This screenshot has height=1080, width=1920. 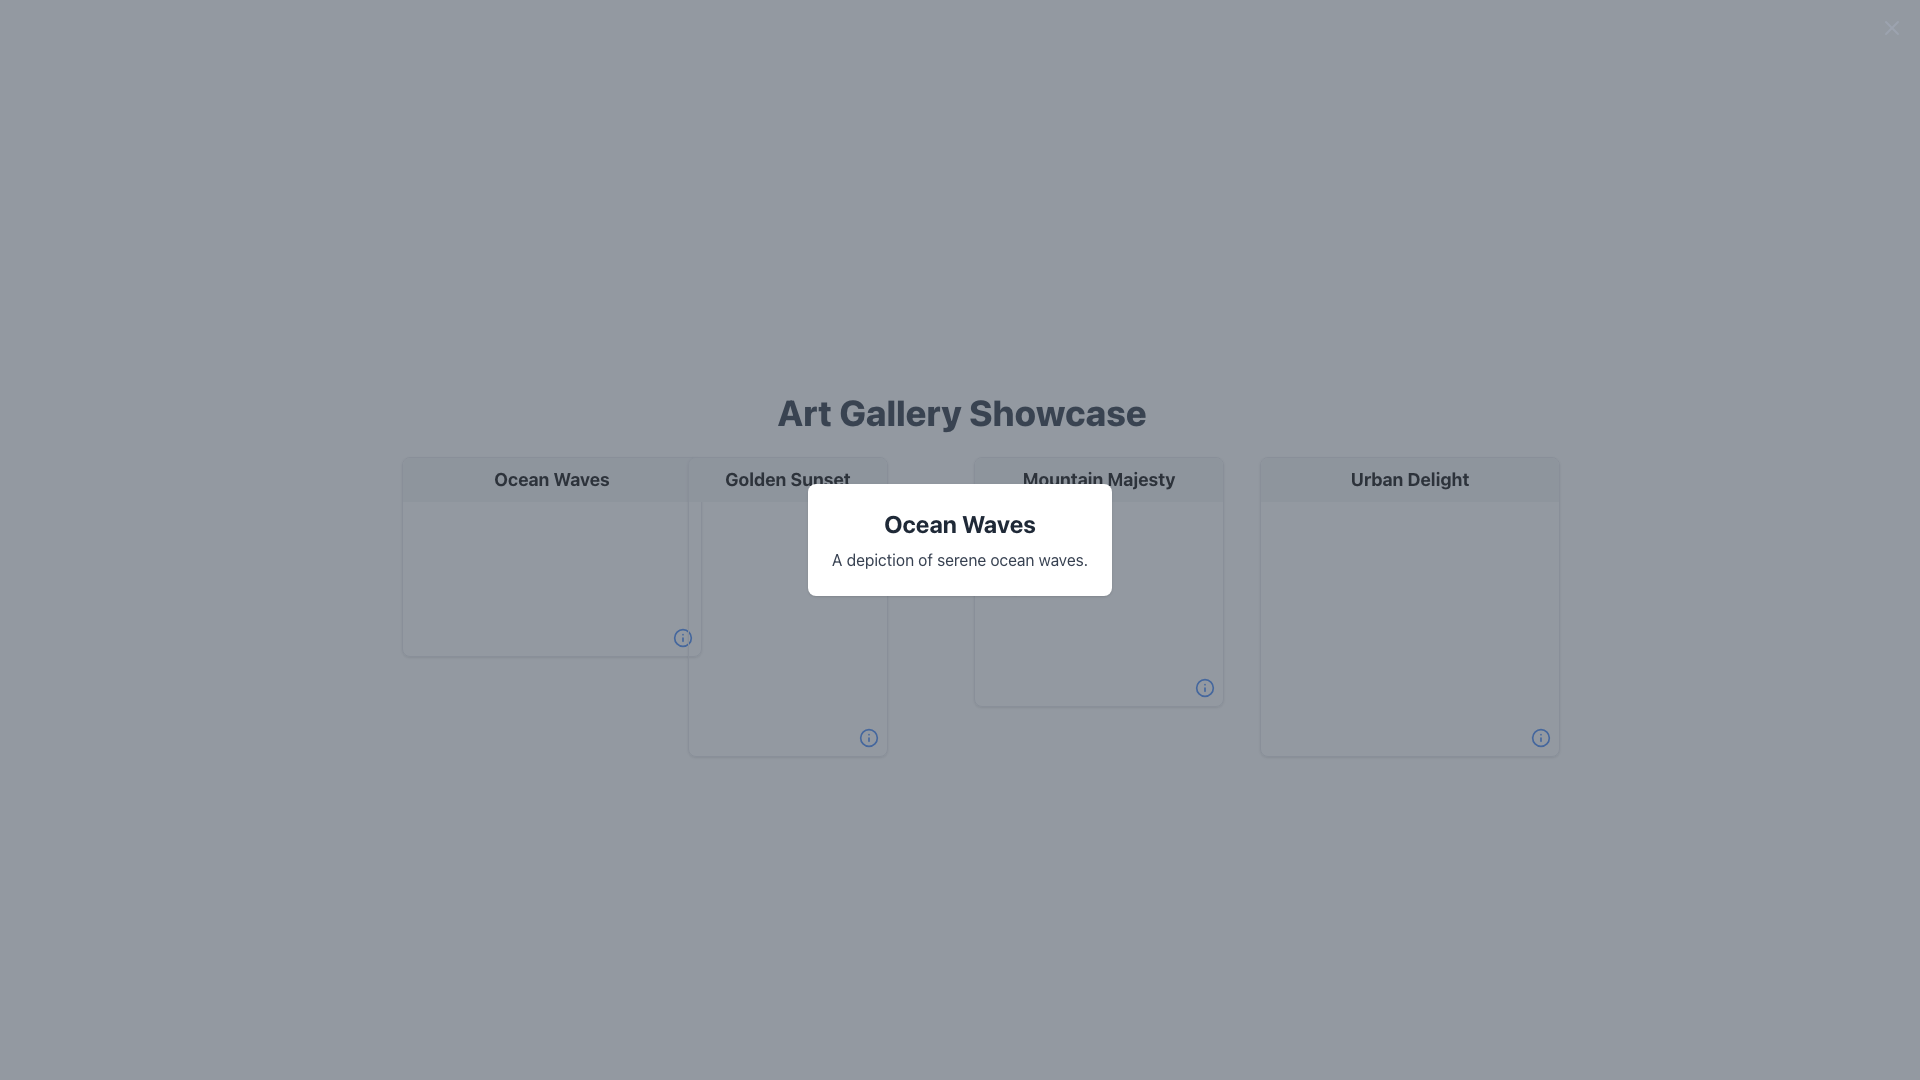 I want to click on the close button located in the top-right corner of the pop-up card displaying 'Ocean Waves', so click(x=1890, y=27).